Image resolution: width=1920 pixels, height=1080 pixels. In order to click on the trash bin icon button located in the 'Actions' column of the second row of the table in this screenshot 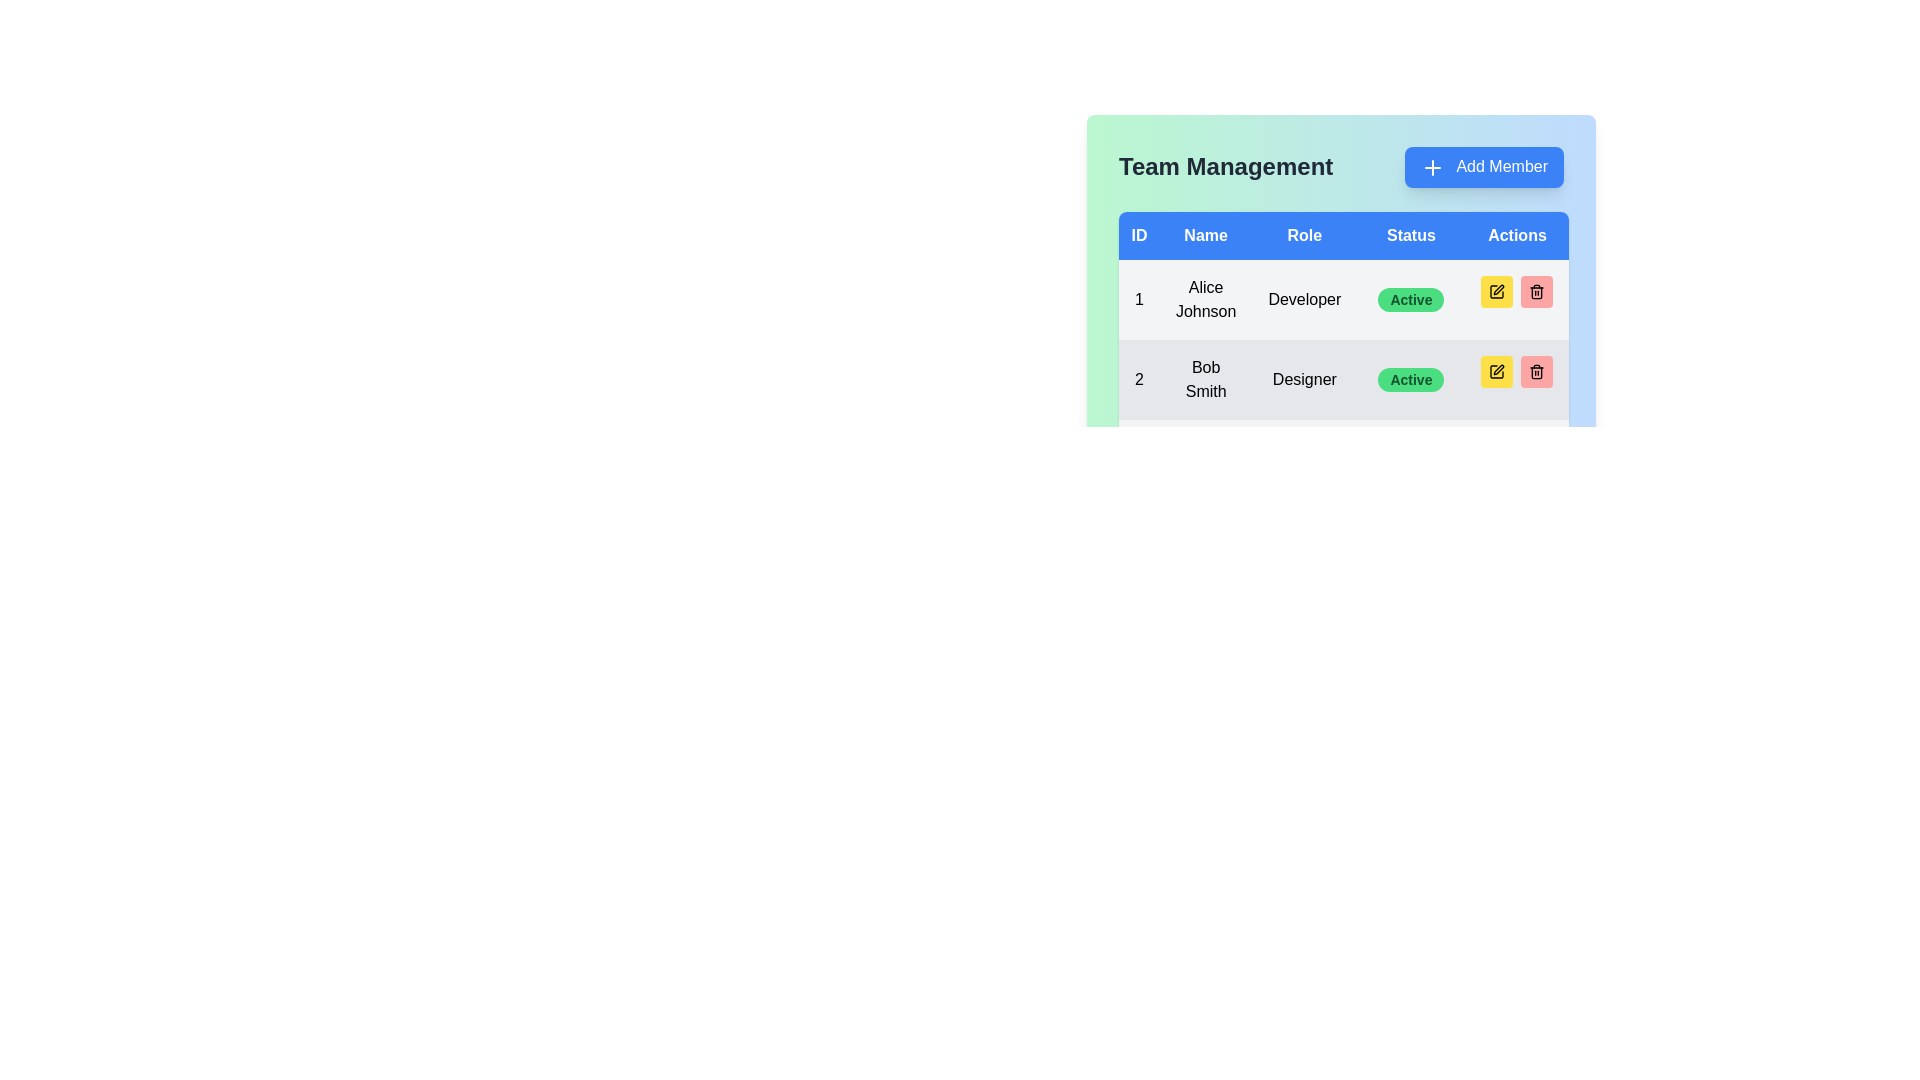, I will do `click(1536, 291)`.